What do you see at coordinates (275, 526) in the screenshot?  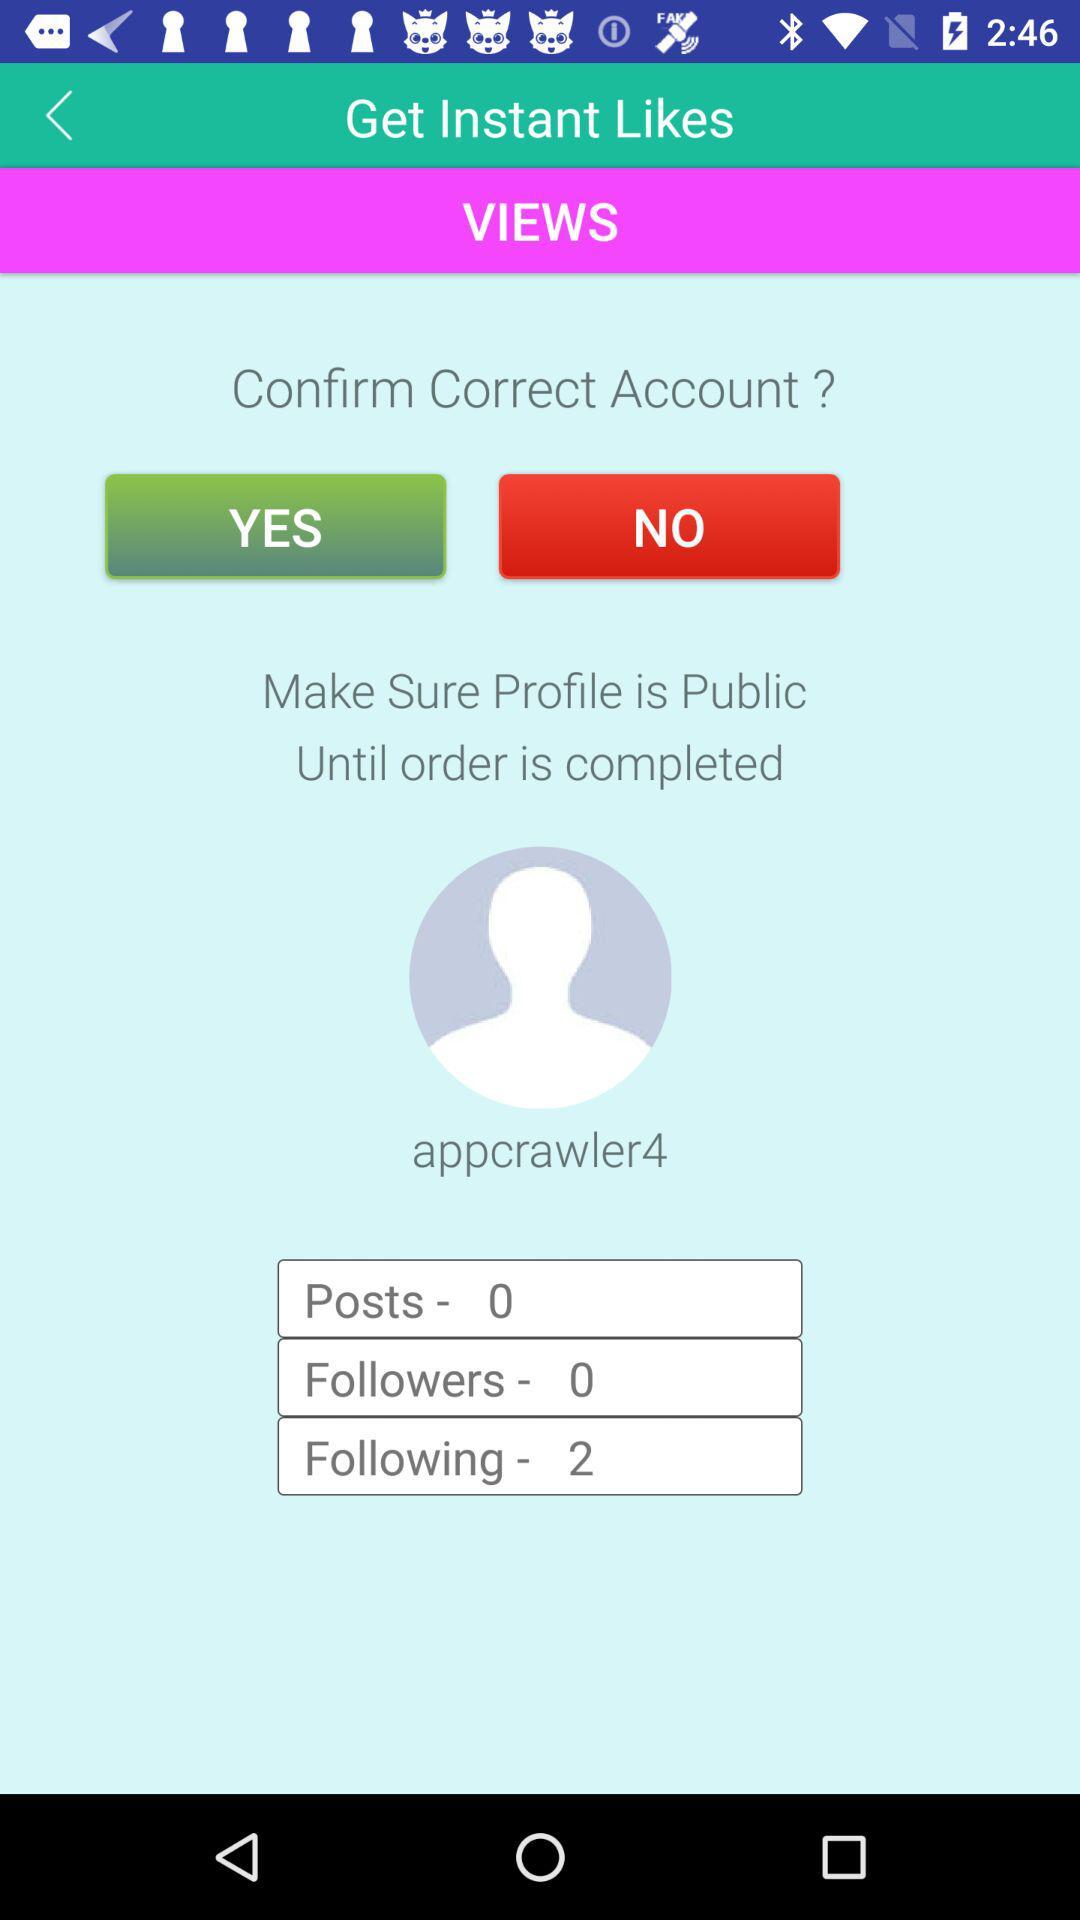 I see `the icon to the left of the no` at bounding box center [275, 526].